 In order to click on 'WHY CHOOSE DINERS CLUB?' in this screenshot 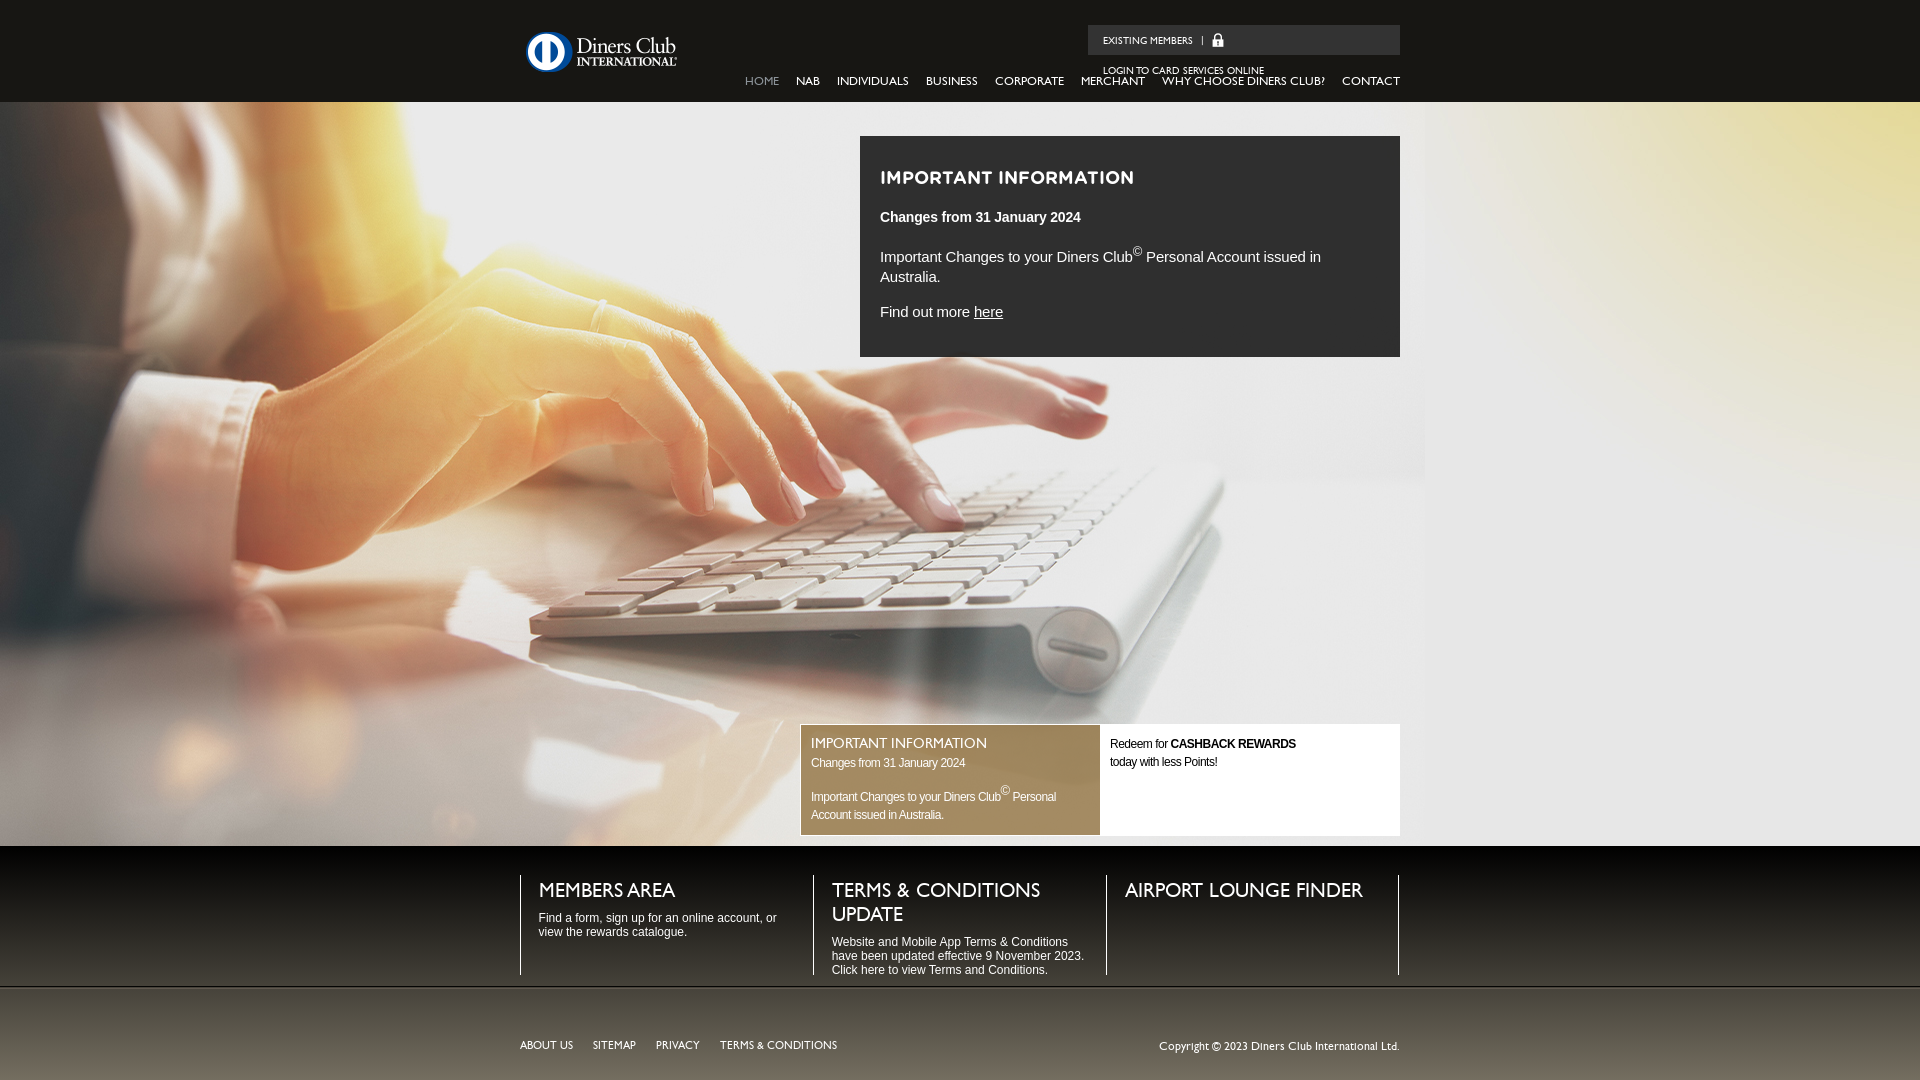, I will do `click(1161, 80)`.